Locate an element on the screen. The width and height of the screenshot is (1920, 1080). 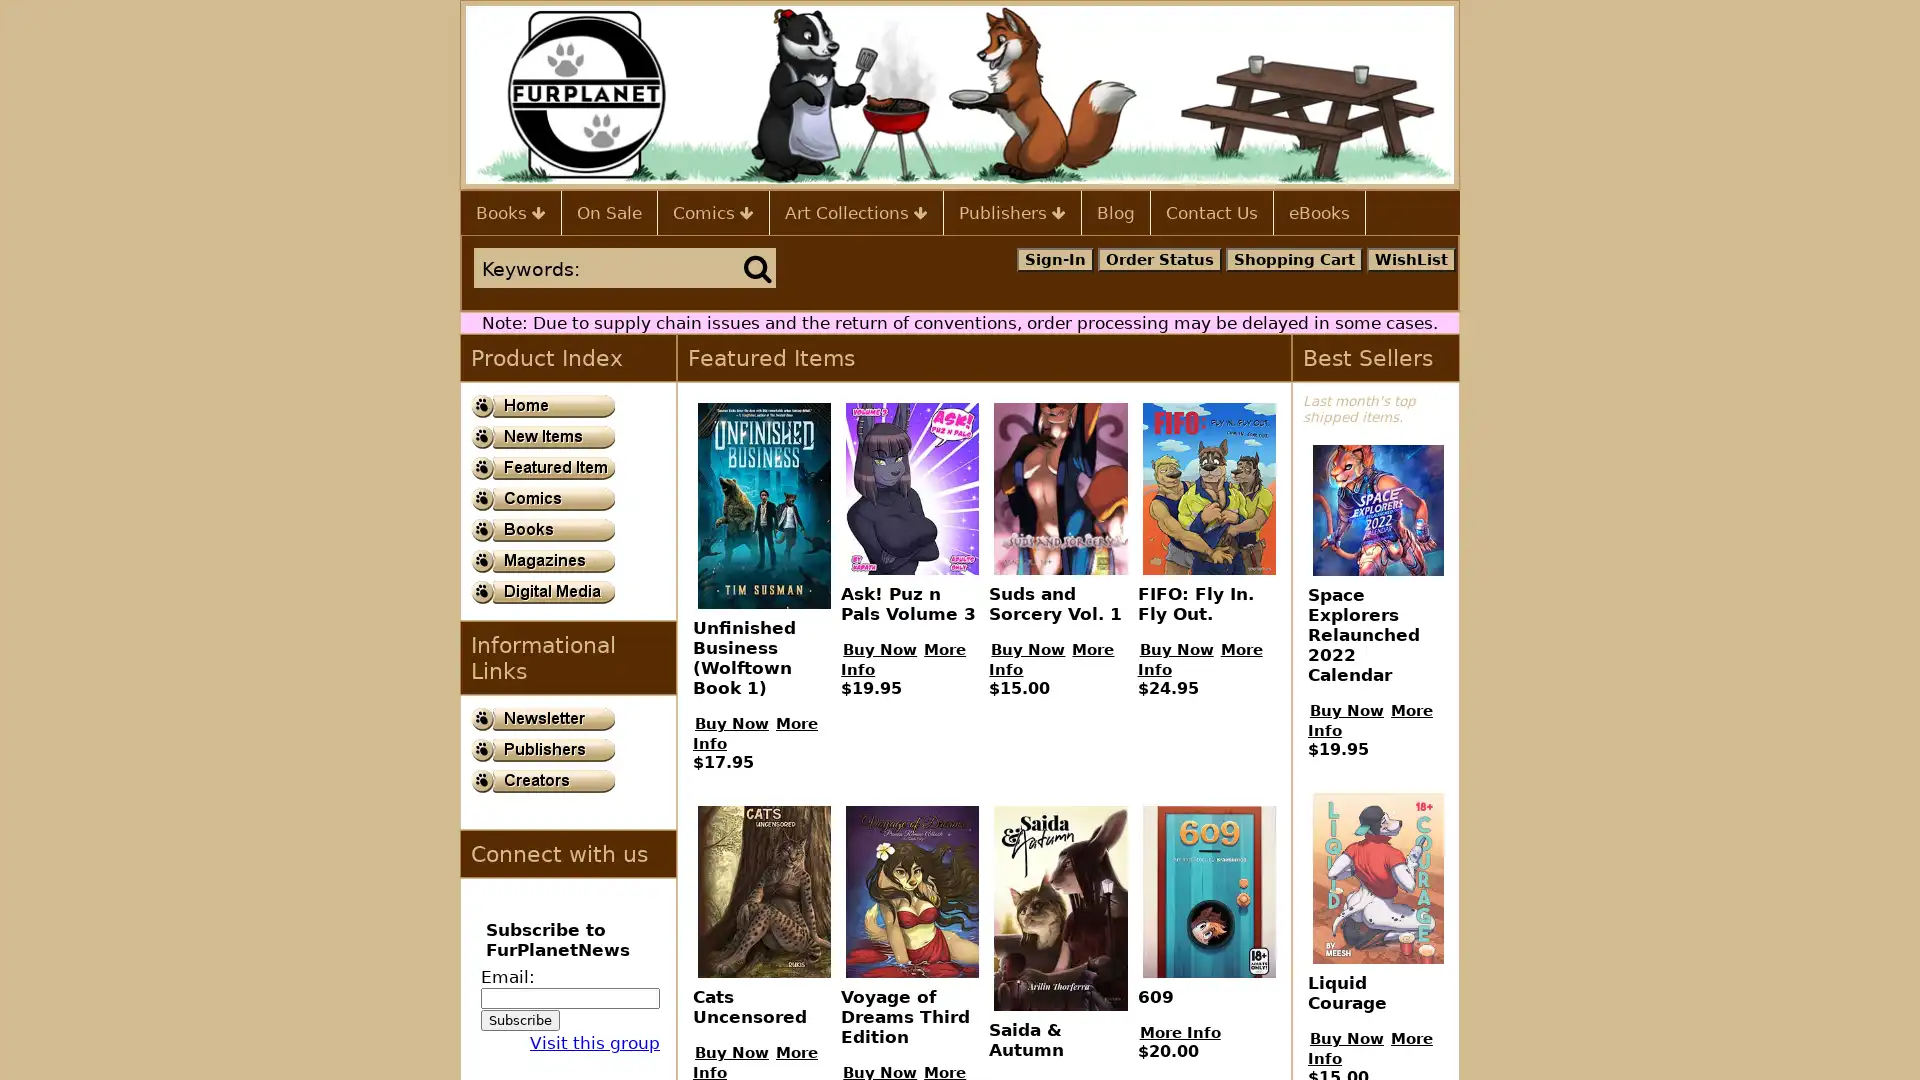
Order Status is located at coordinates (1160, 257).